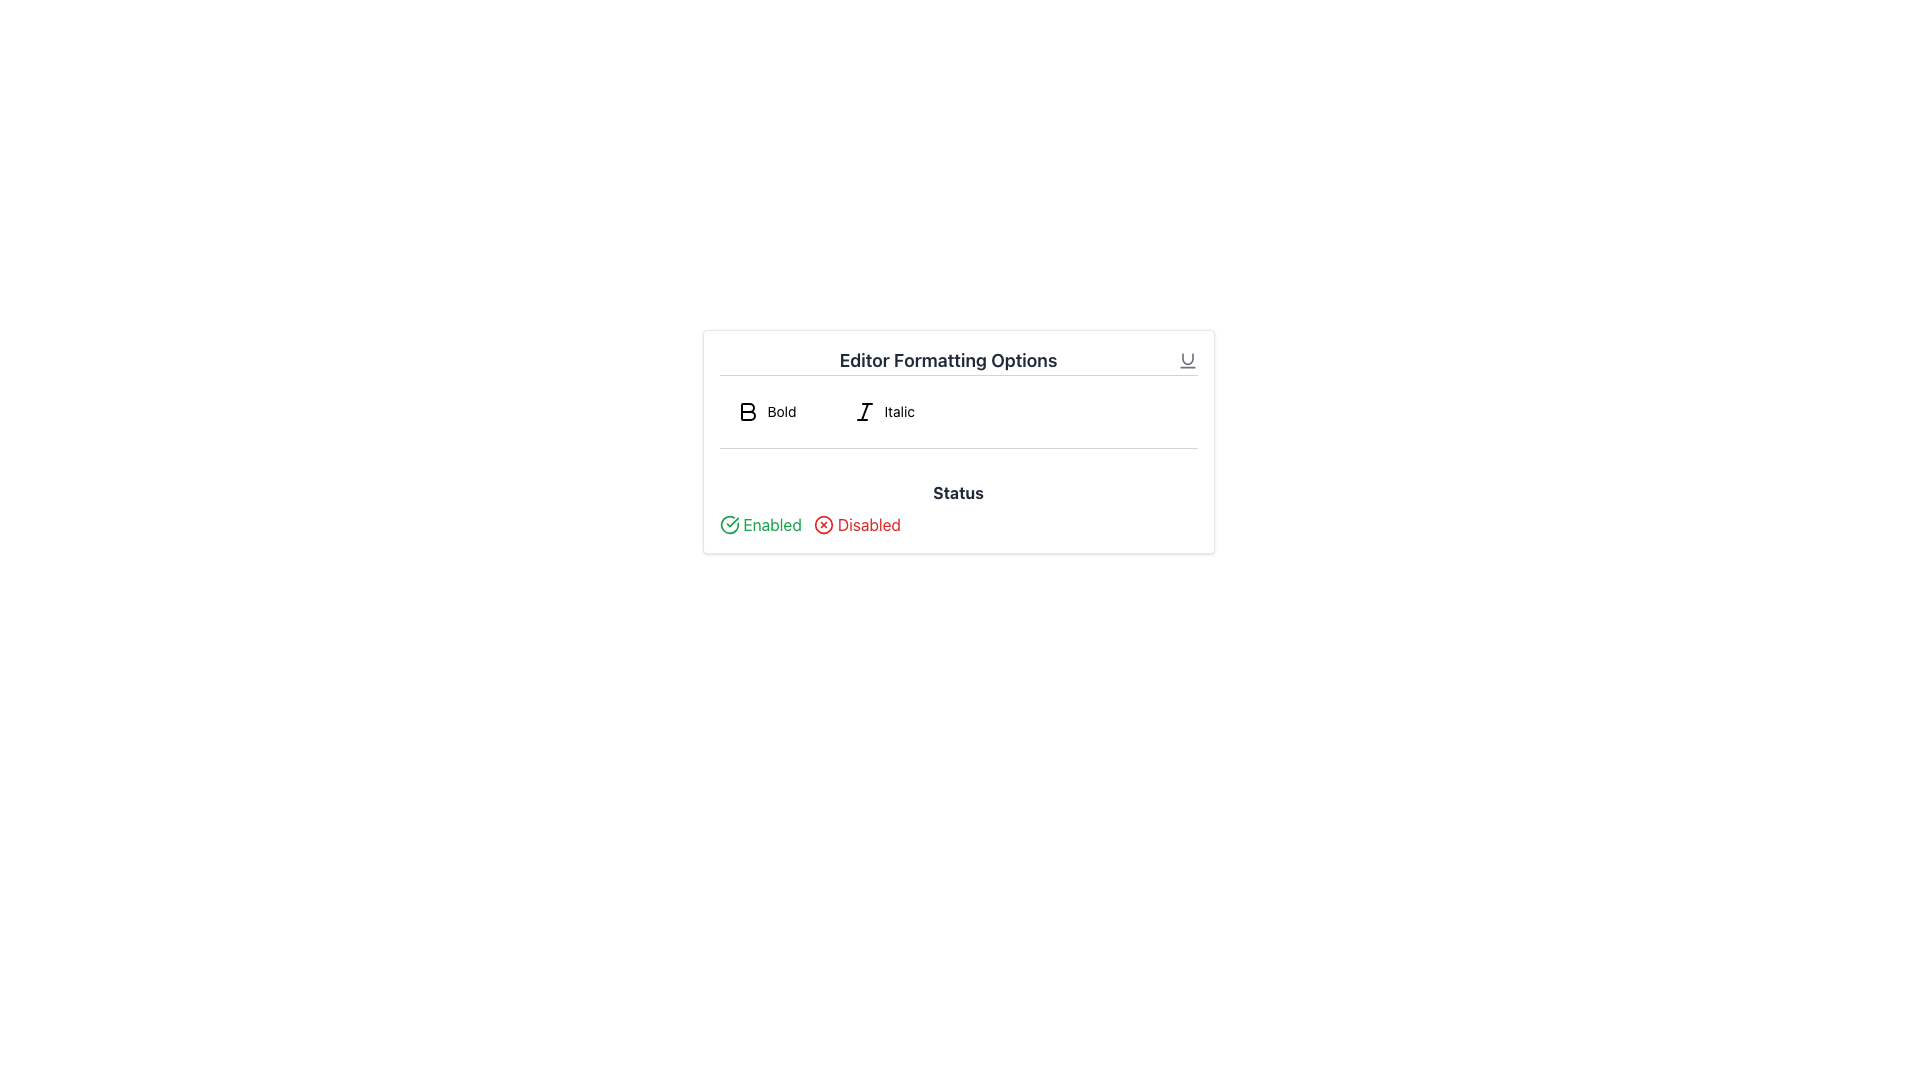  I want to click on the 'Bold' text label, which is styled with a smaller font size and aligned horizontally next to a bold-styling icon, so click(781, 411).